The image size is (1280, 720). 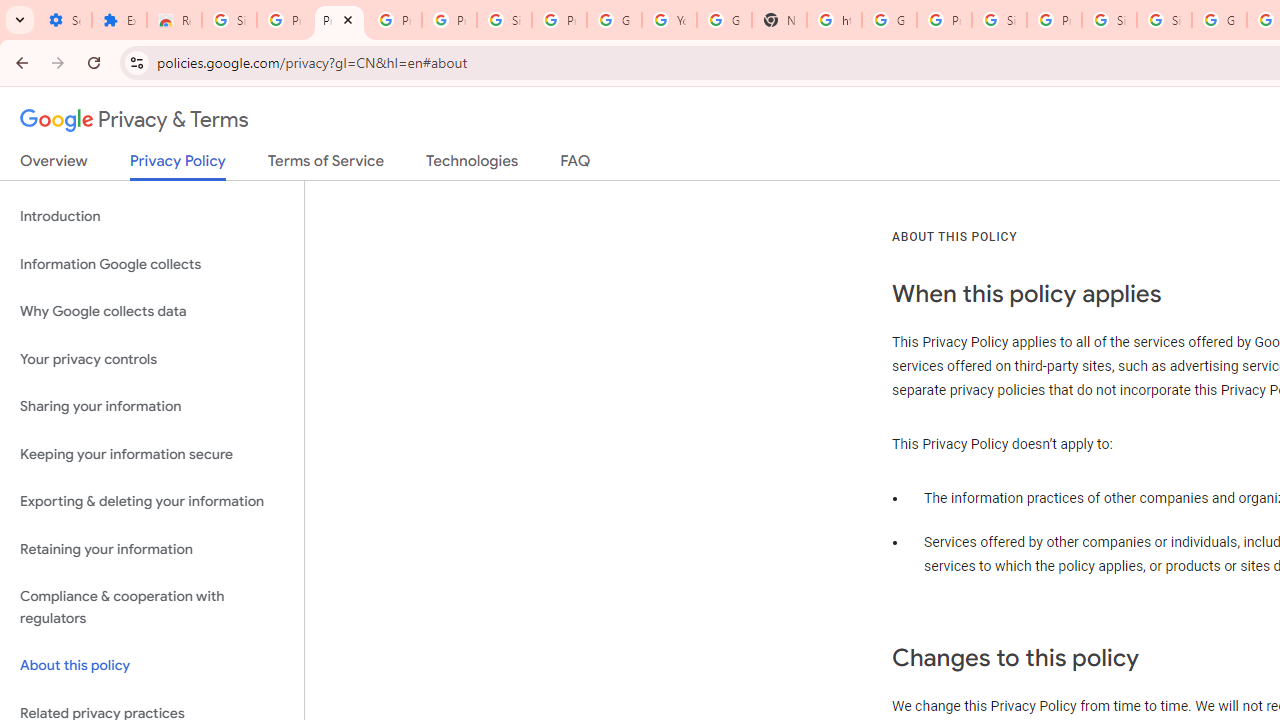 What do you see at coordinates (151, 607) in the screenshot?
I see `'Compliance & cooperation with regulators'` at bounding box center [151, 607].